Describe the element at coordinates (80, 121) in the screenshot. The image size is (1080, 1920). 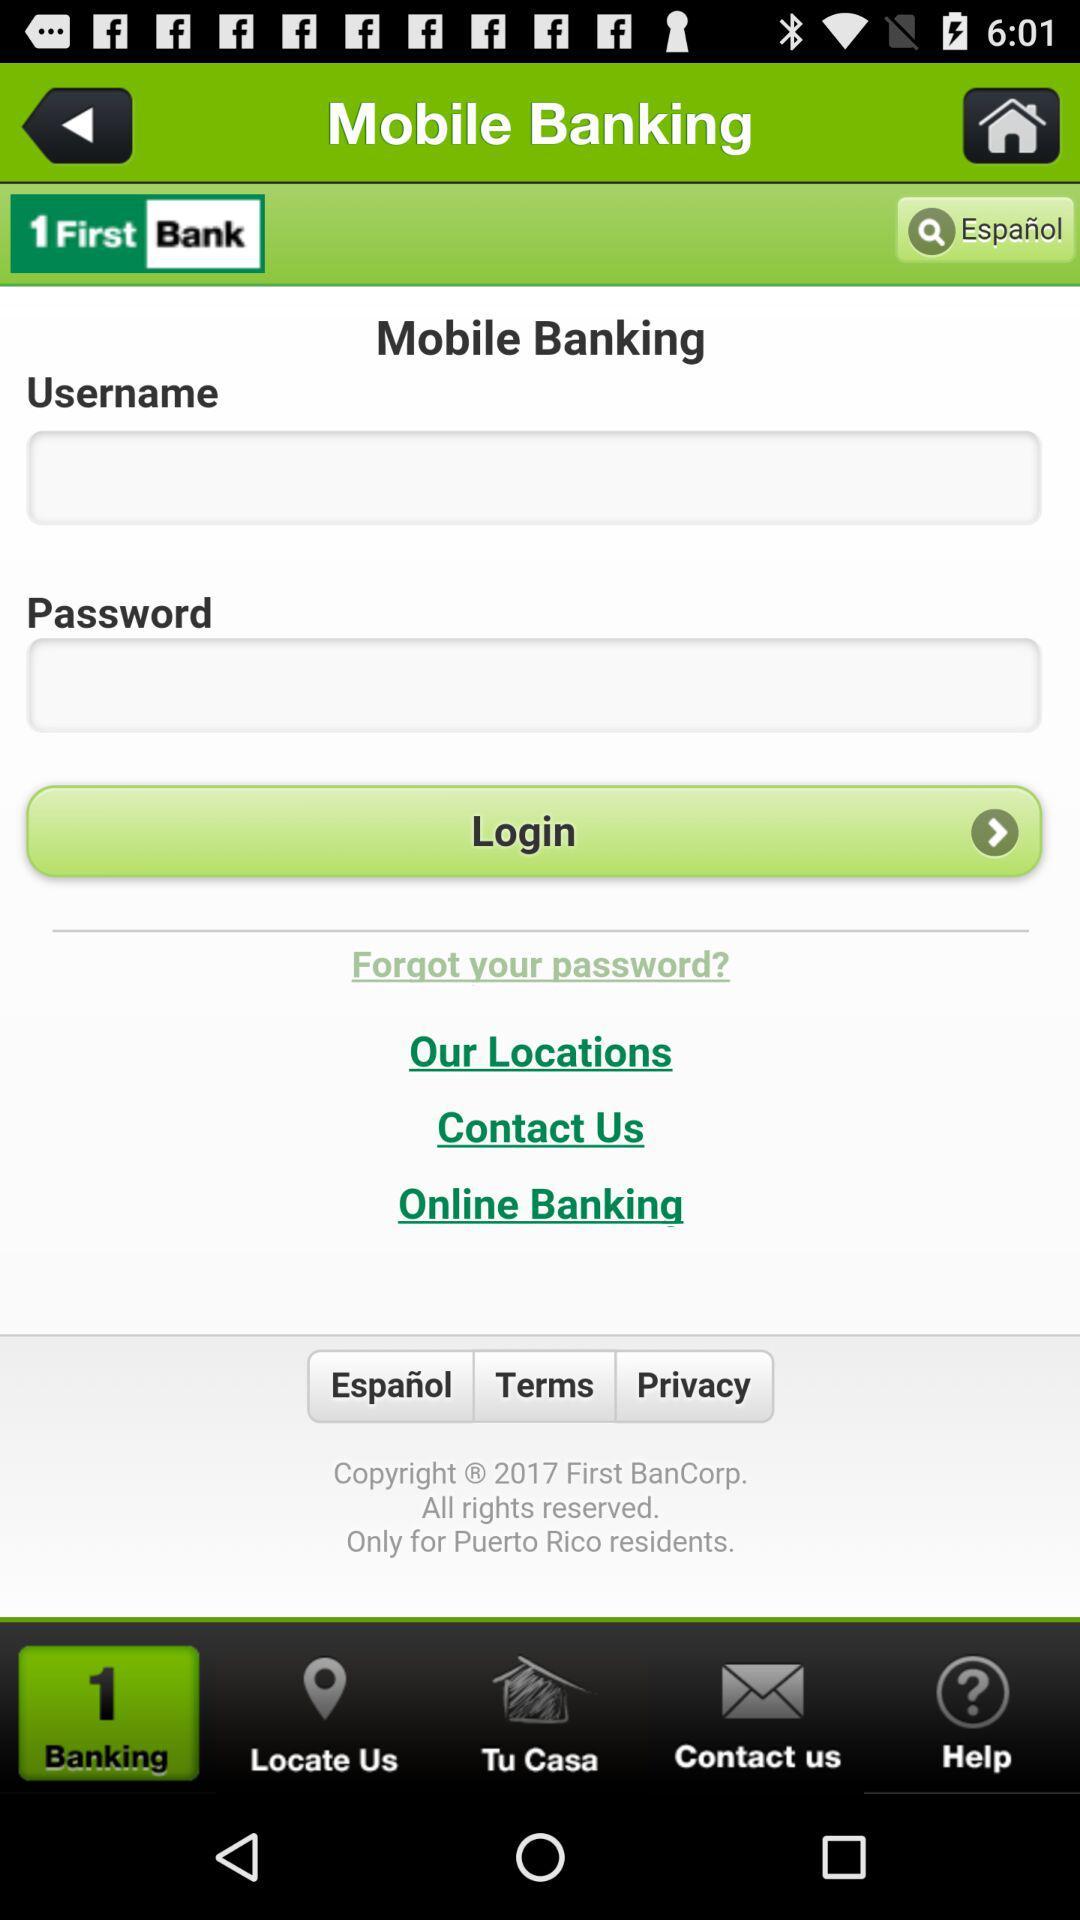
I see `go back` at that location.